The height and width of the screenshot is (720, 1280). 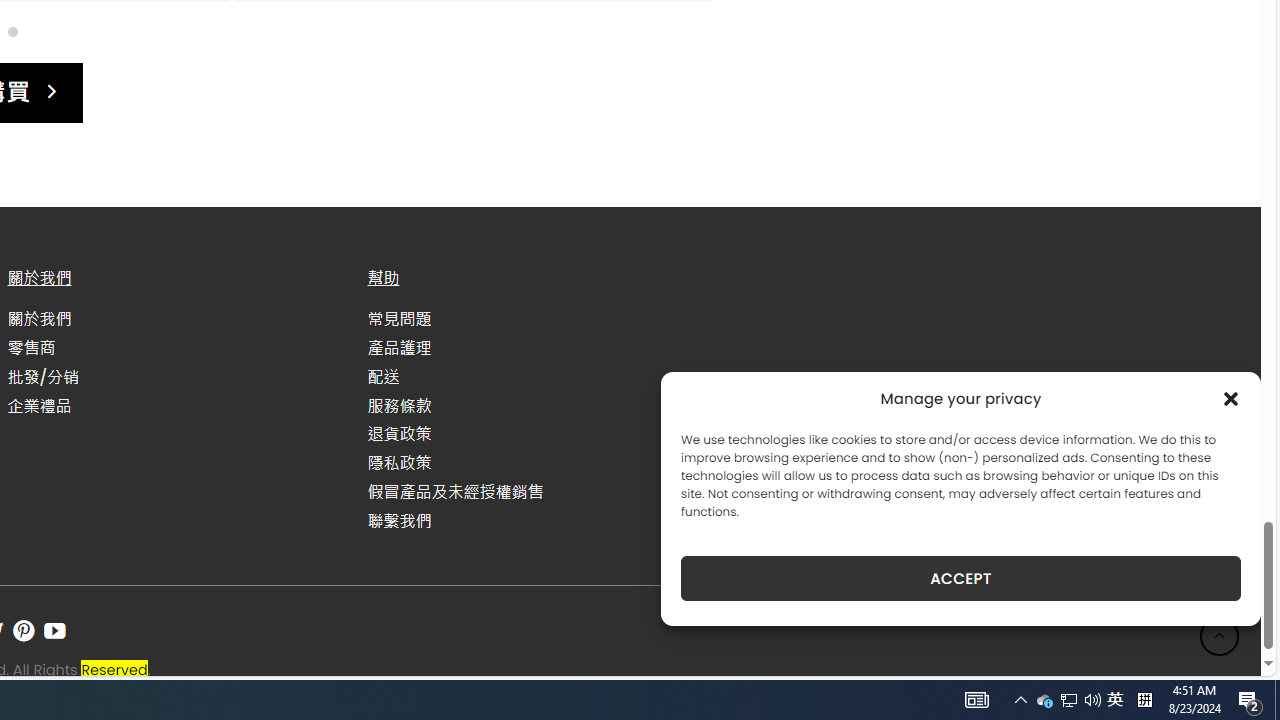 I want to click on 'Page dot 3', so click(x=12, y=31).